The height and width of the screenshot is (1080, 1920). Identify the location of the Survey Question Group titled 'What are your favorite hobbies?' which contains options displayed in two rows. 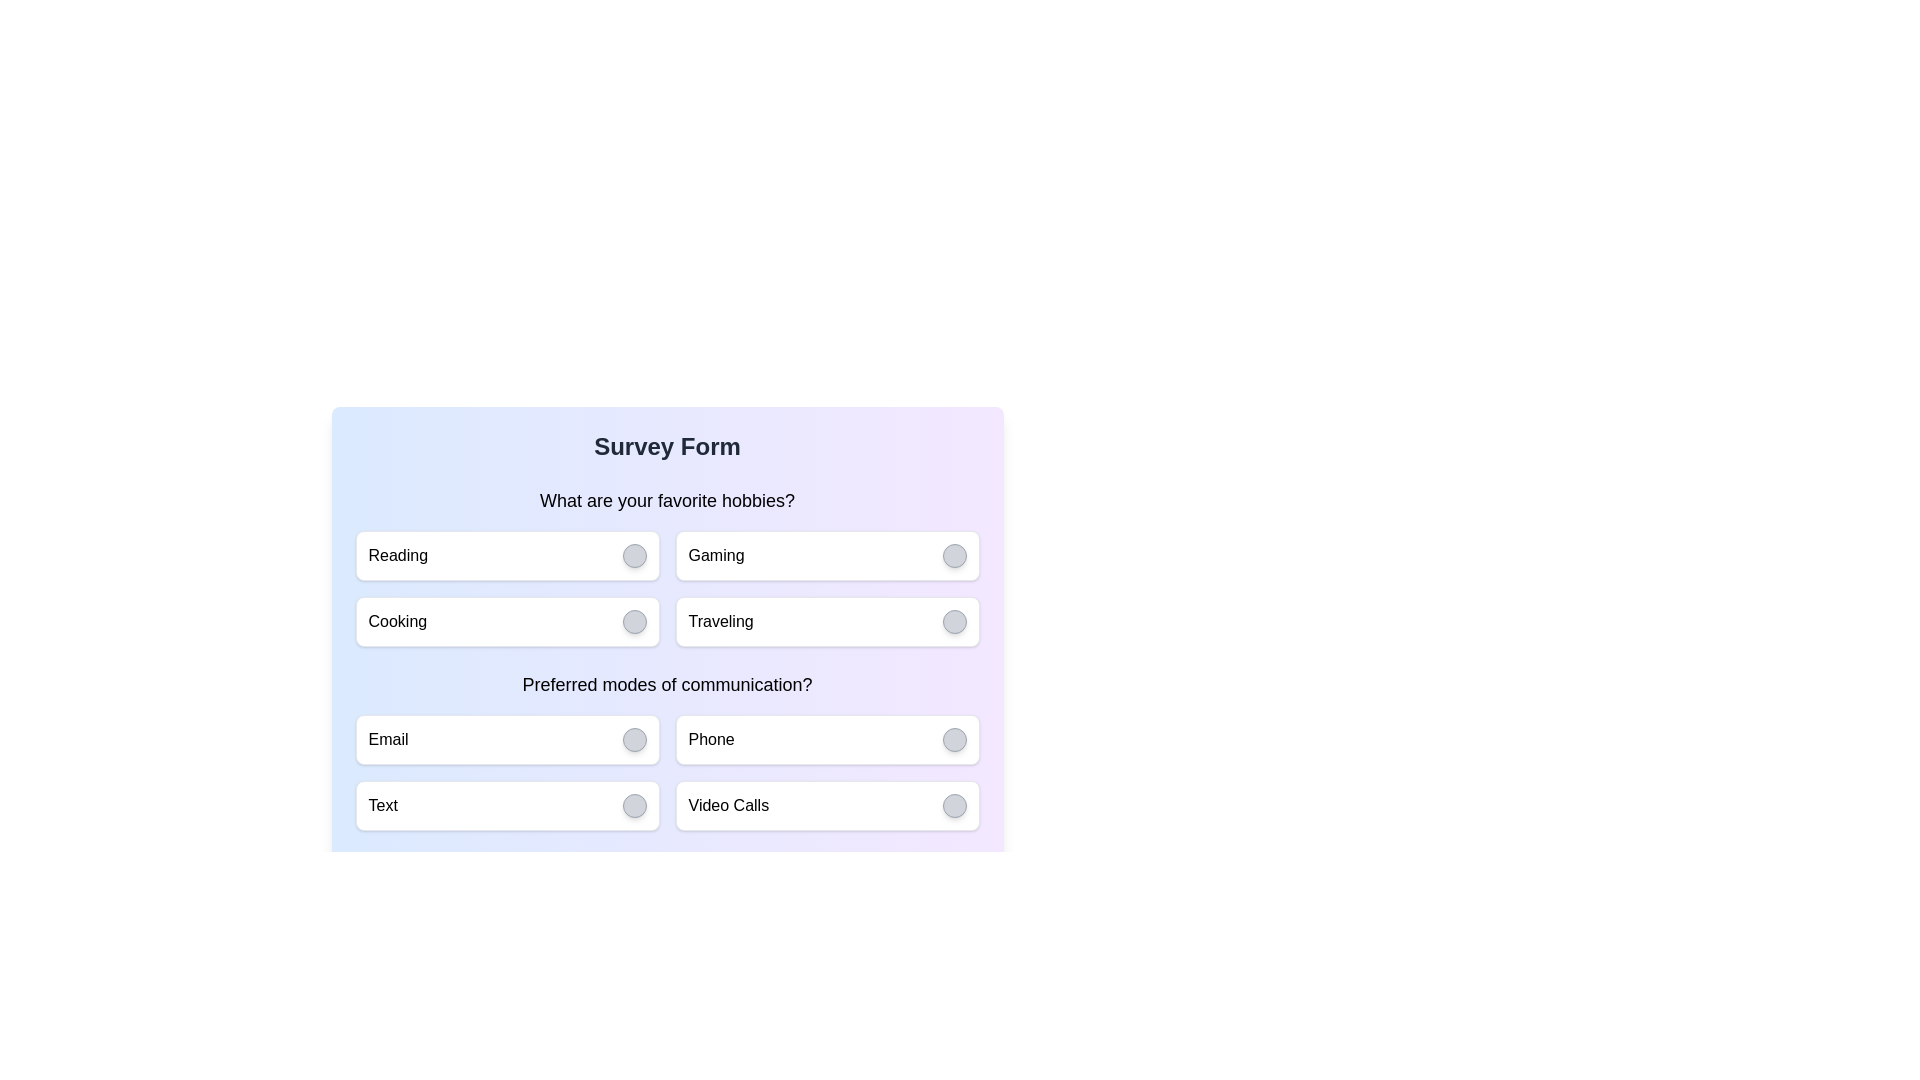
(667, 567).